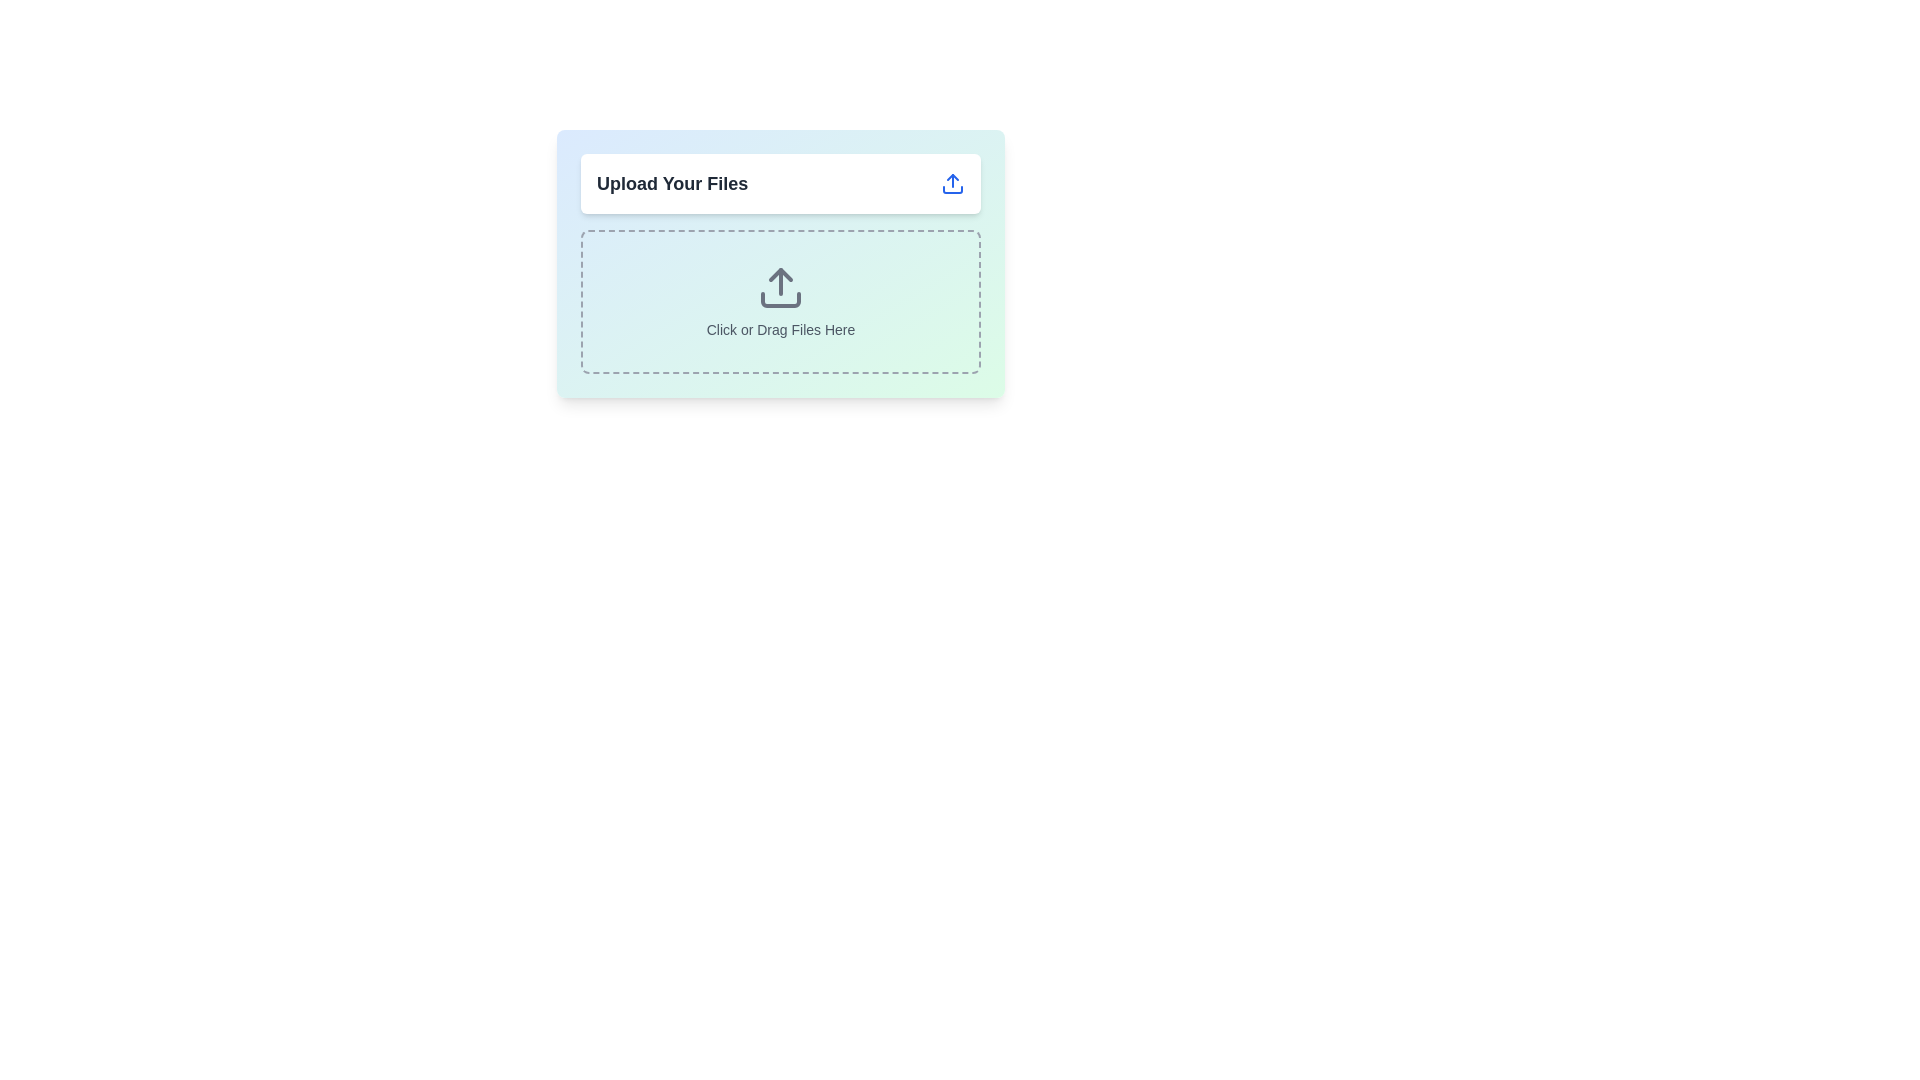 This screenshot has width=1920, height=1080. I want to click on the dashed area of the file upload widget, so click(780, 262).